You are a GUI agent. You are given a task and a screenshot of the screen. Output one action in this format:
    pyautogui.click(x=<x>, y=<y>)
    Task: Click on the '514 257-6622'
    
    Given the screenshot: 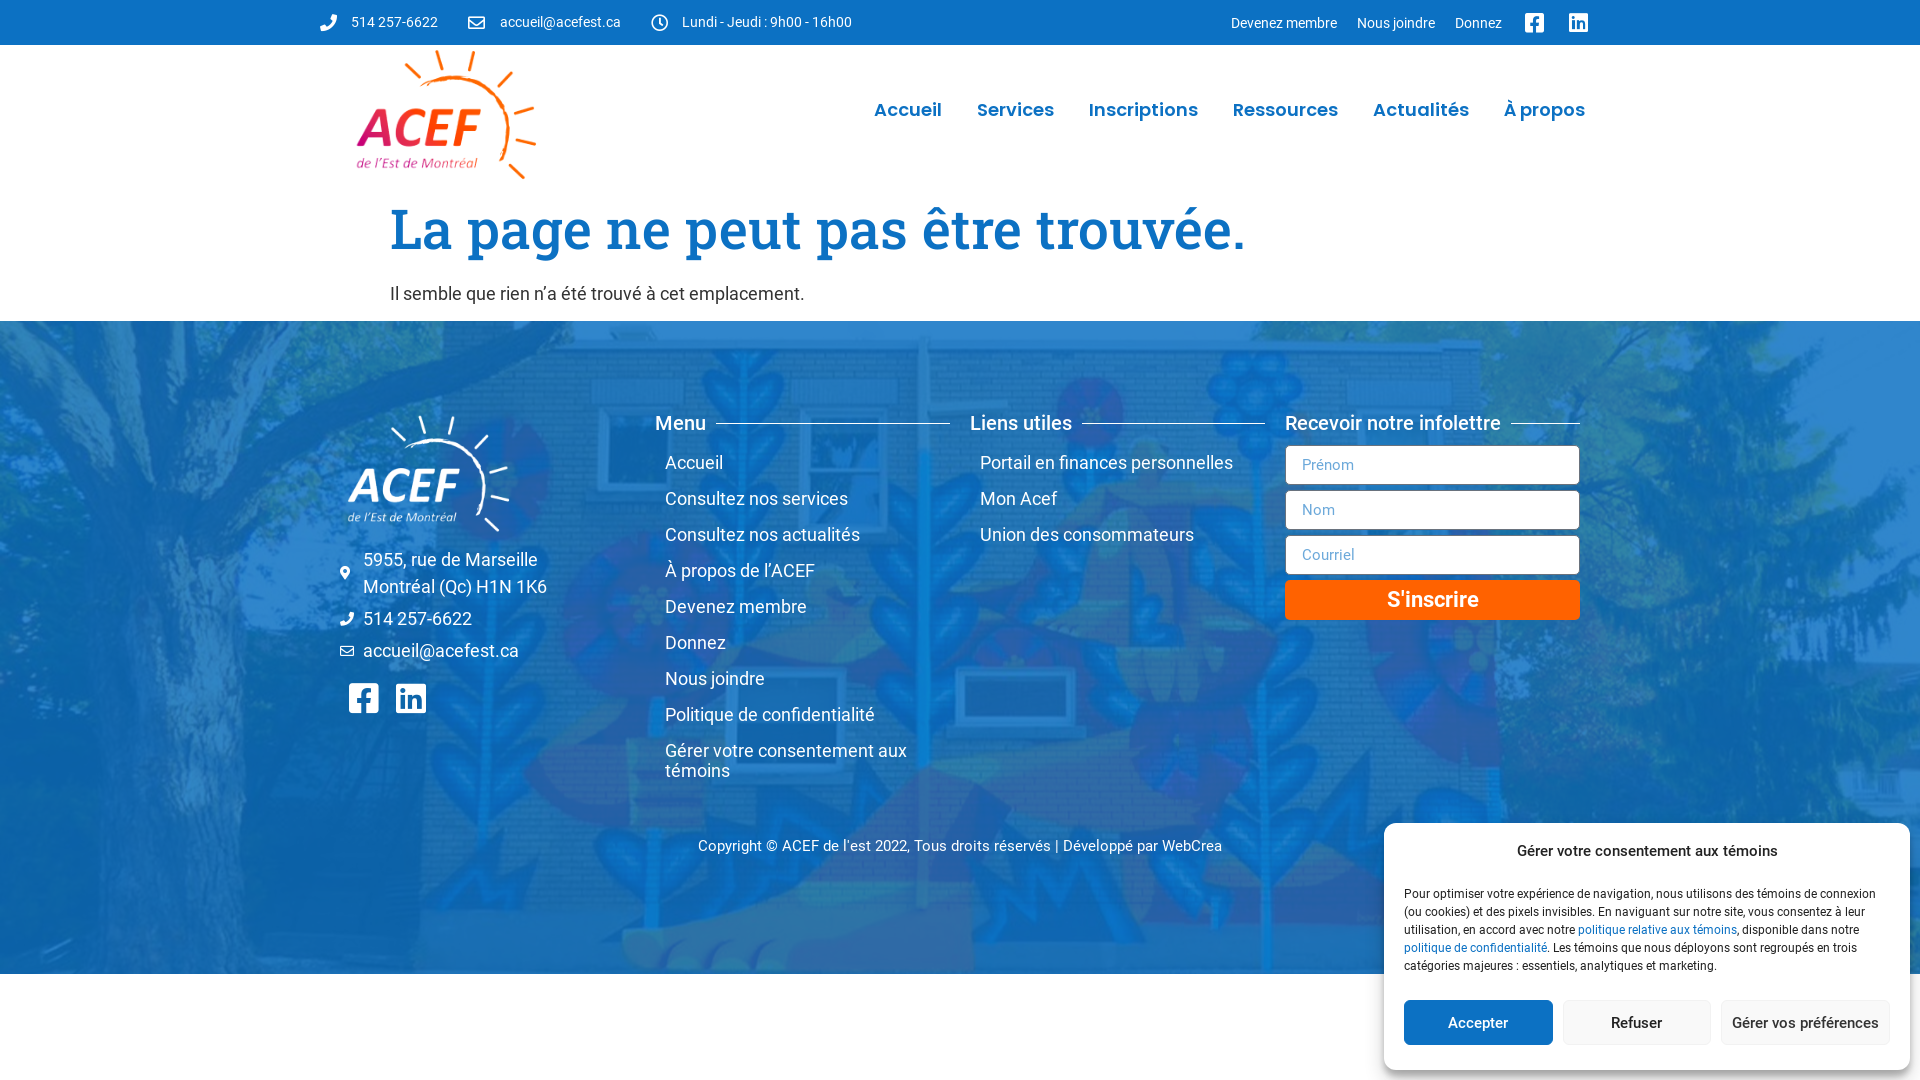 What is the action you would take?
    pyautogui.click(x=487, y=617)
    